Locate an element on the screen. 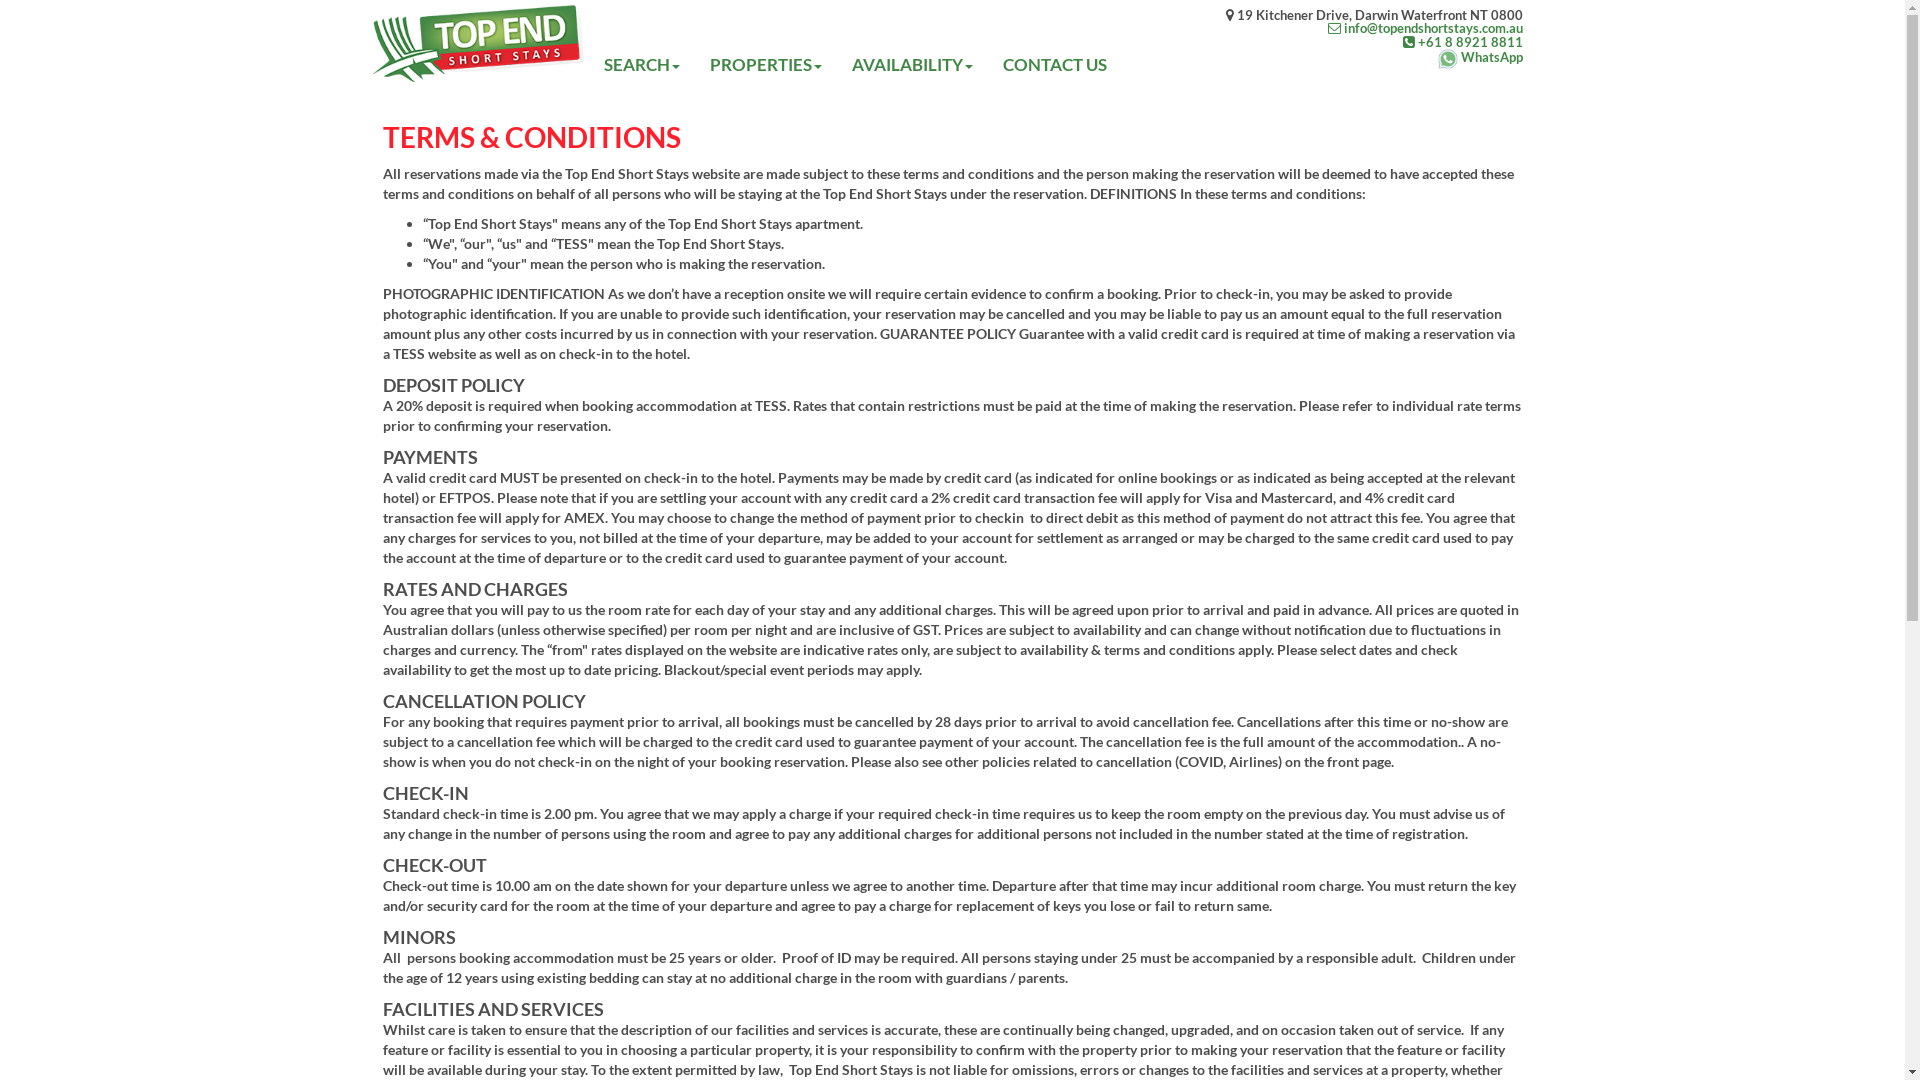 This screenshot has height=1080, width=1920. 'CONTACT US' is located at coordinates (1054, 64).